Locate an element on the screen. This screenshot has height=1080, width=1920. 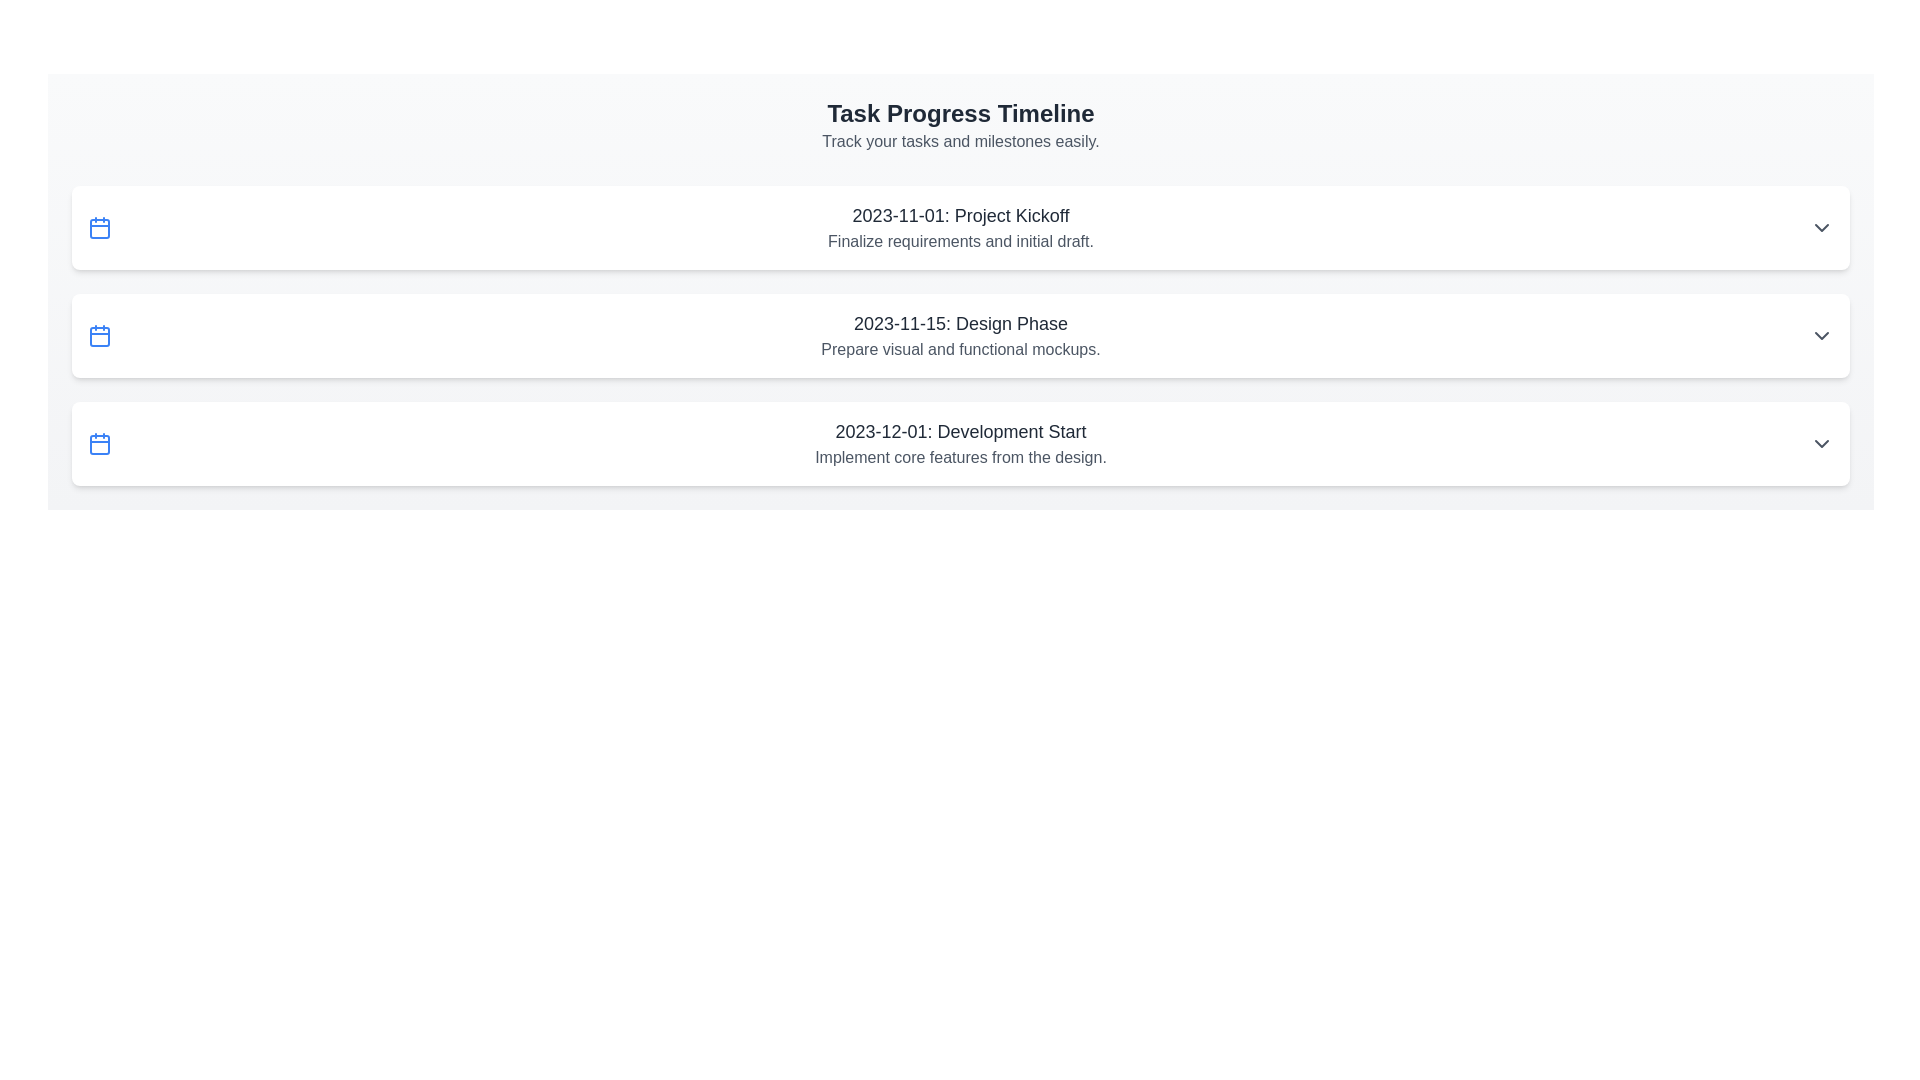
the toggle IconButton located at the far right of the entry labeled '2023-12-01: Development Start' is located at coordinates (1822, 442).